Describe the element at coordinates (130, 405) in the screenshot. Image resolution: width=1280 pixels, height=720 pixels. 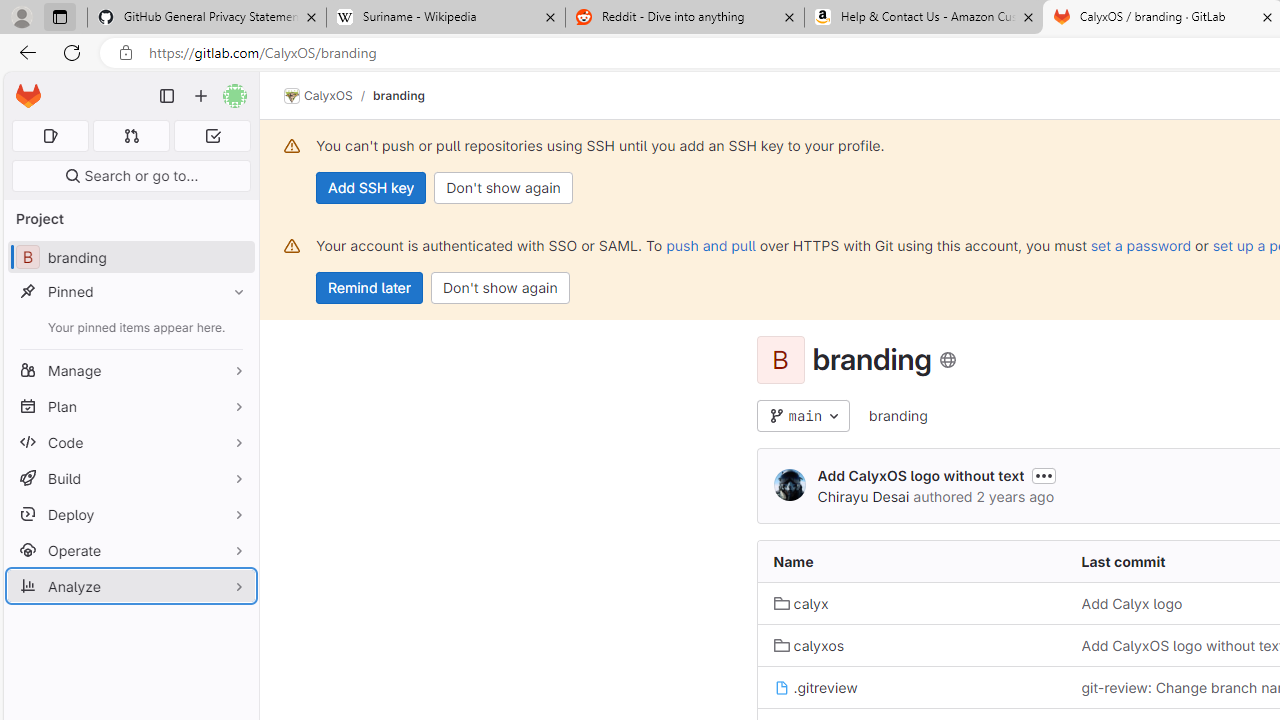
I see `'Plan'` at that location.